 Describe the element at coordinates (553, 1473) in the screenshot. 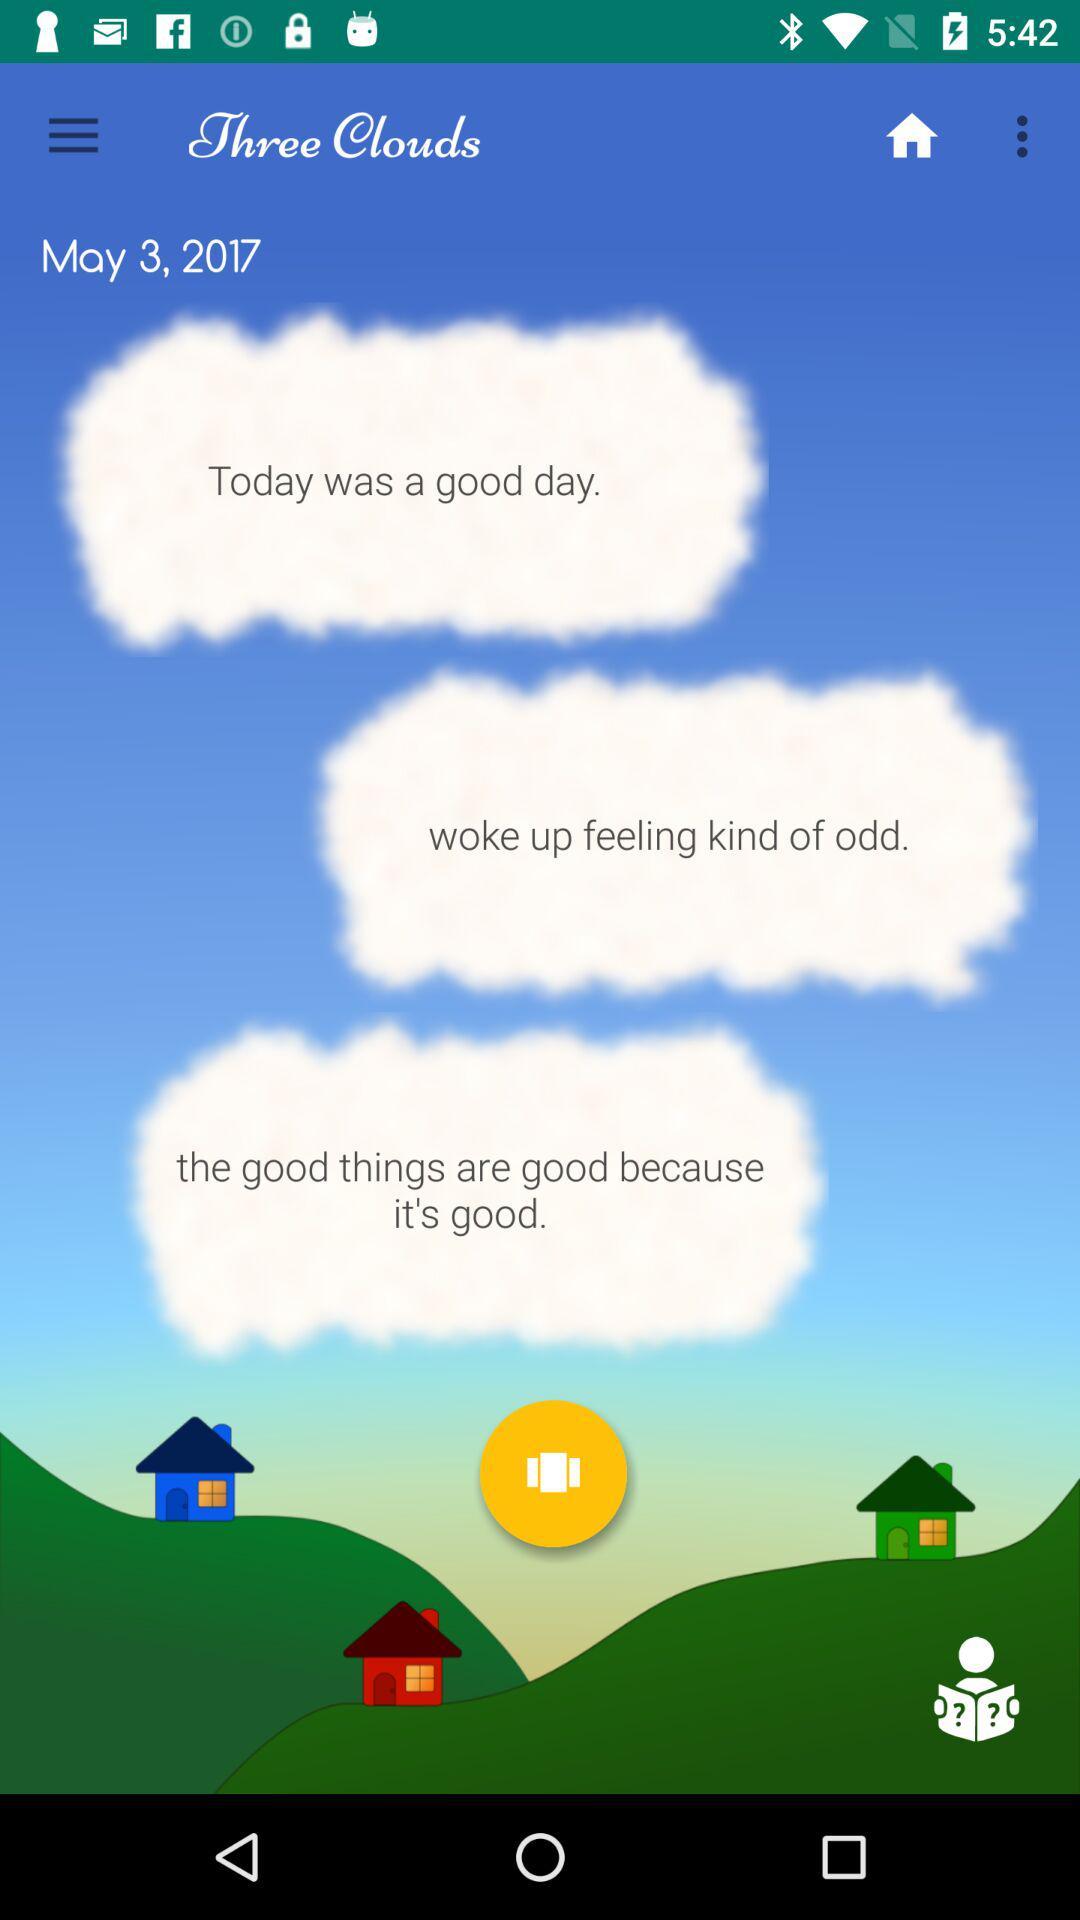

I see `choose next` at that location.